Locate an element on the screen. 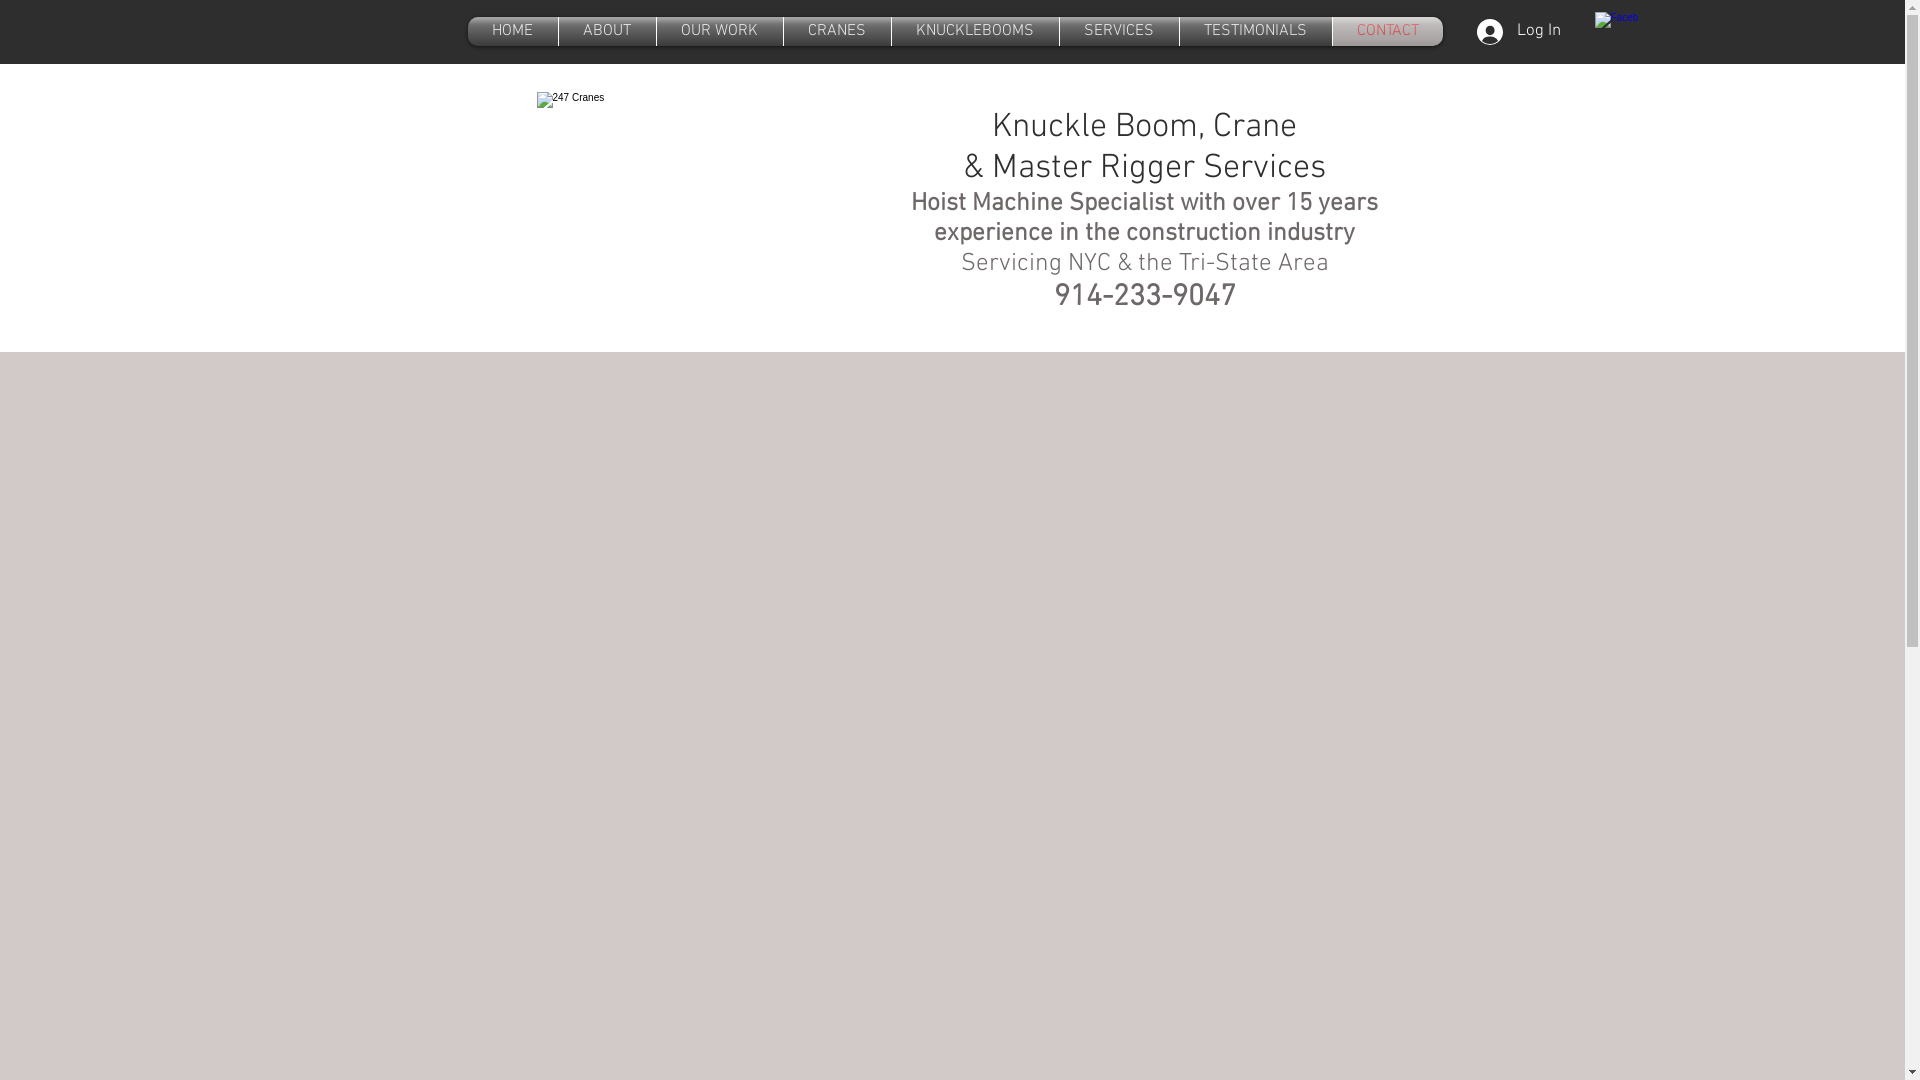 The height and width of the screenshot is (1080, 1920). 'CONTACT' is located at coordinates (1386, 31).